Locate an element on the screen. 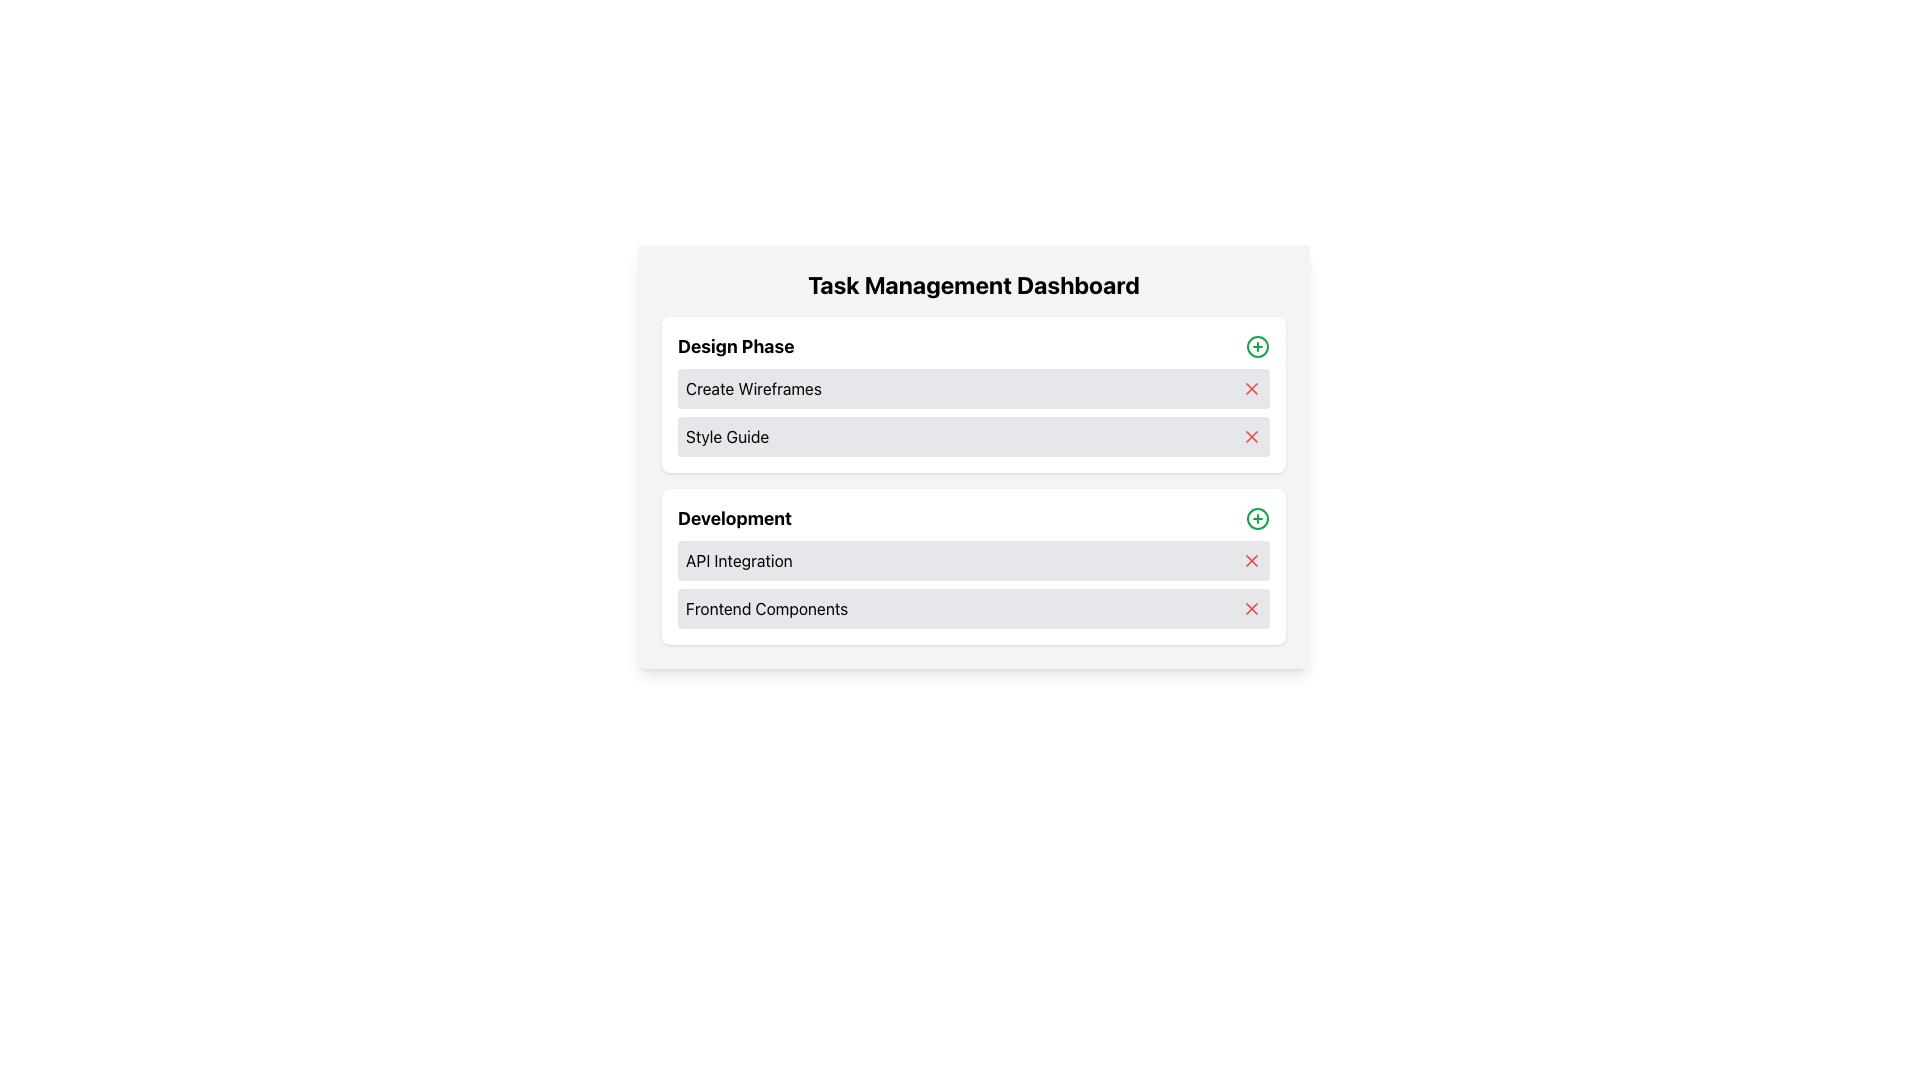 Image resolution: width=1920 pixels, height=1080 pixels. the unique cancellation icon located in the right section of the 'API Integration' bar in the Development section of the Task Management Dashboard is located at coordinates (1251, 560).